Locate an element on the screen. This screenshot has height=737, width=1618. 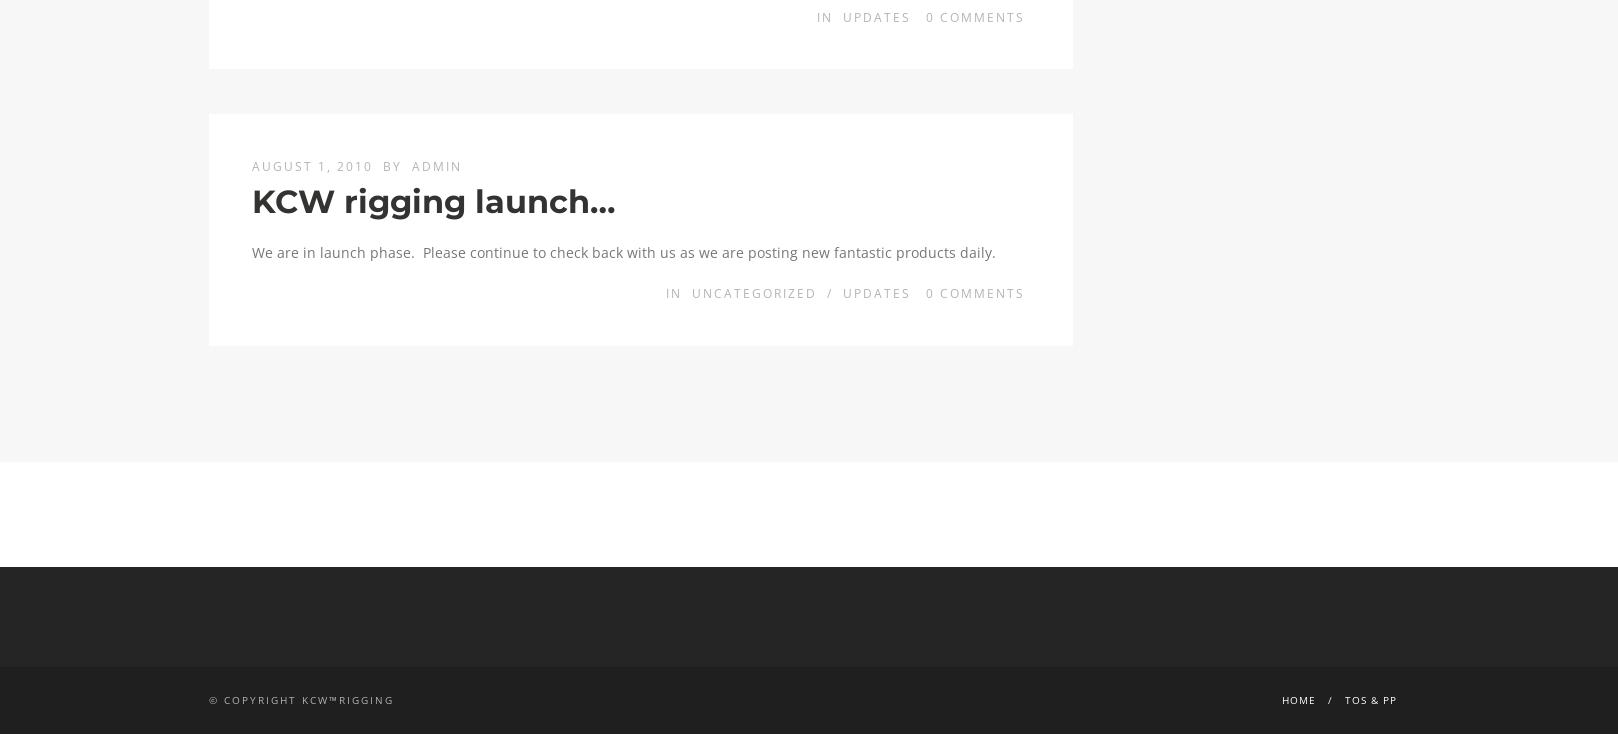
'We are in launch phase.  Please continue to check back with us as we are posting new fantastic products daily.' is located at coordinates (624, 250).